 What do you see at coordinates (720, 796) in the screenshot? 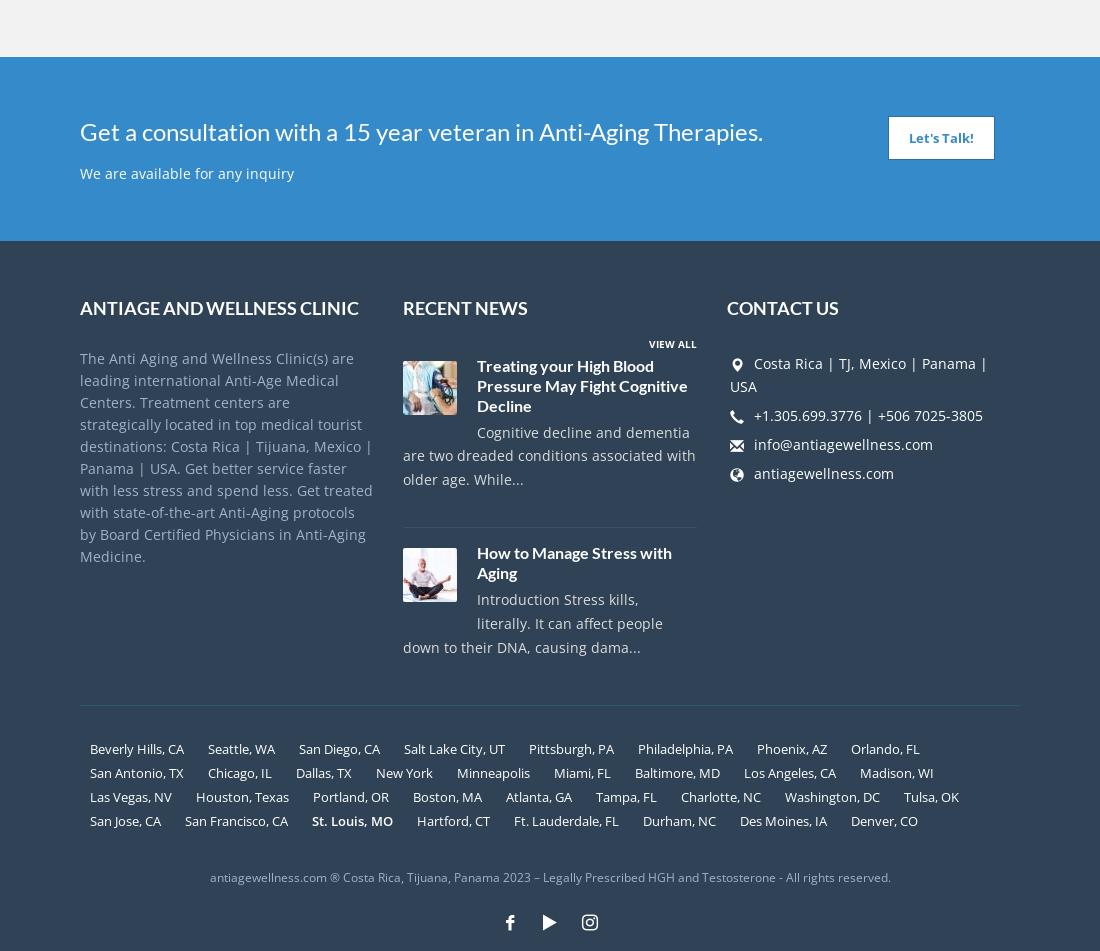
I see `'Charlotte, NC'` at bounding box center [720, 796].